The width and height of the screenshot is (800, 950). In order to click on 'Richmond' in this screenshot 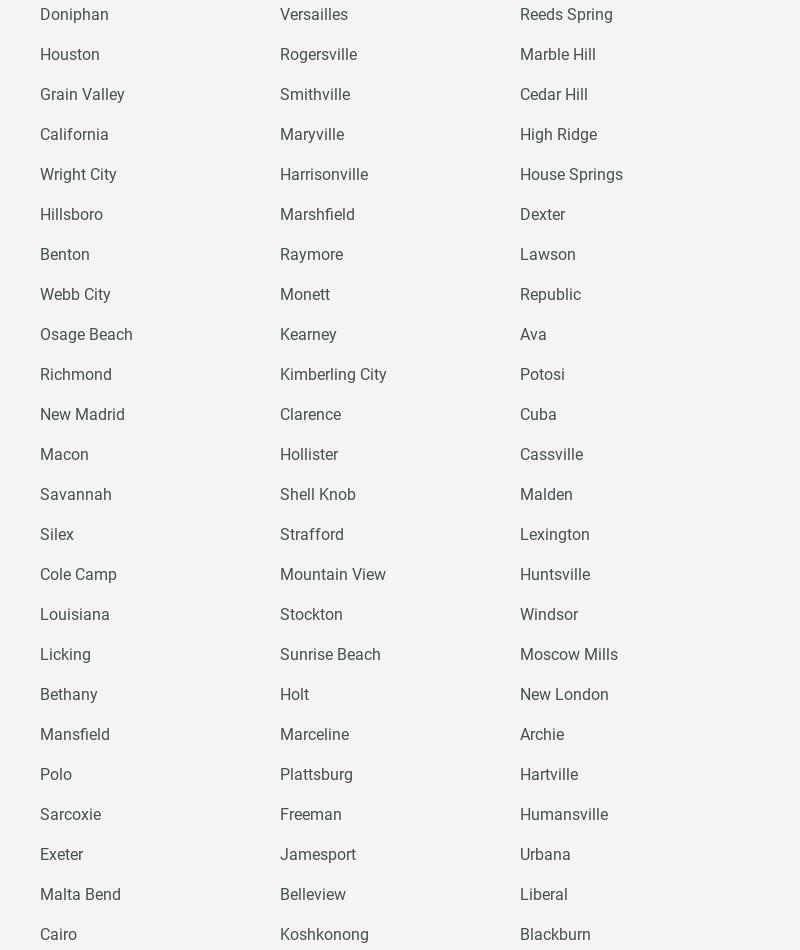, I will do `click(39, 373)`.